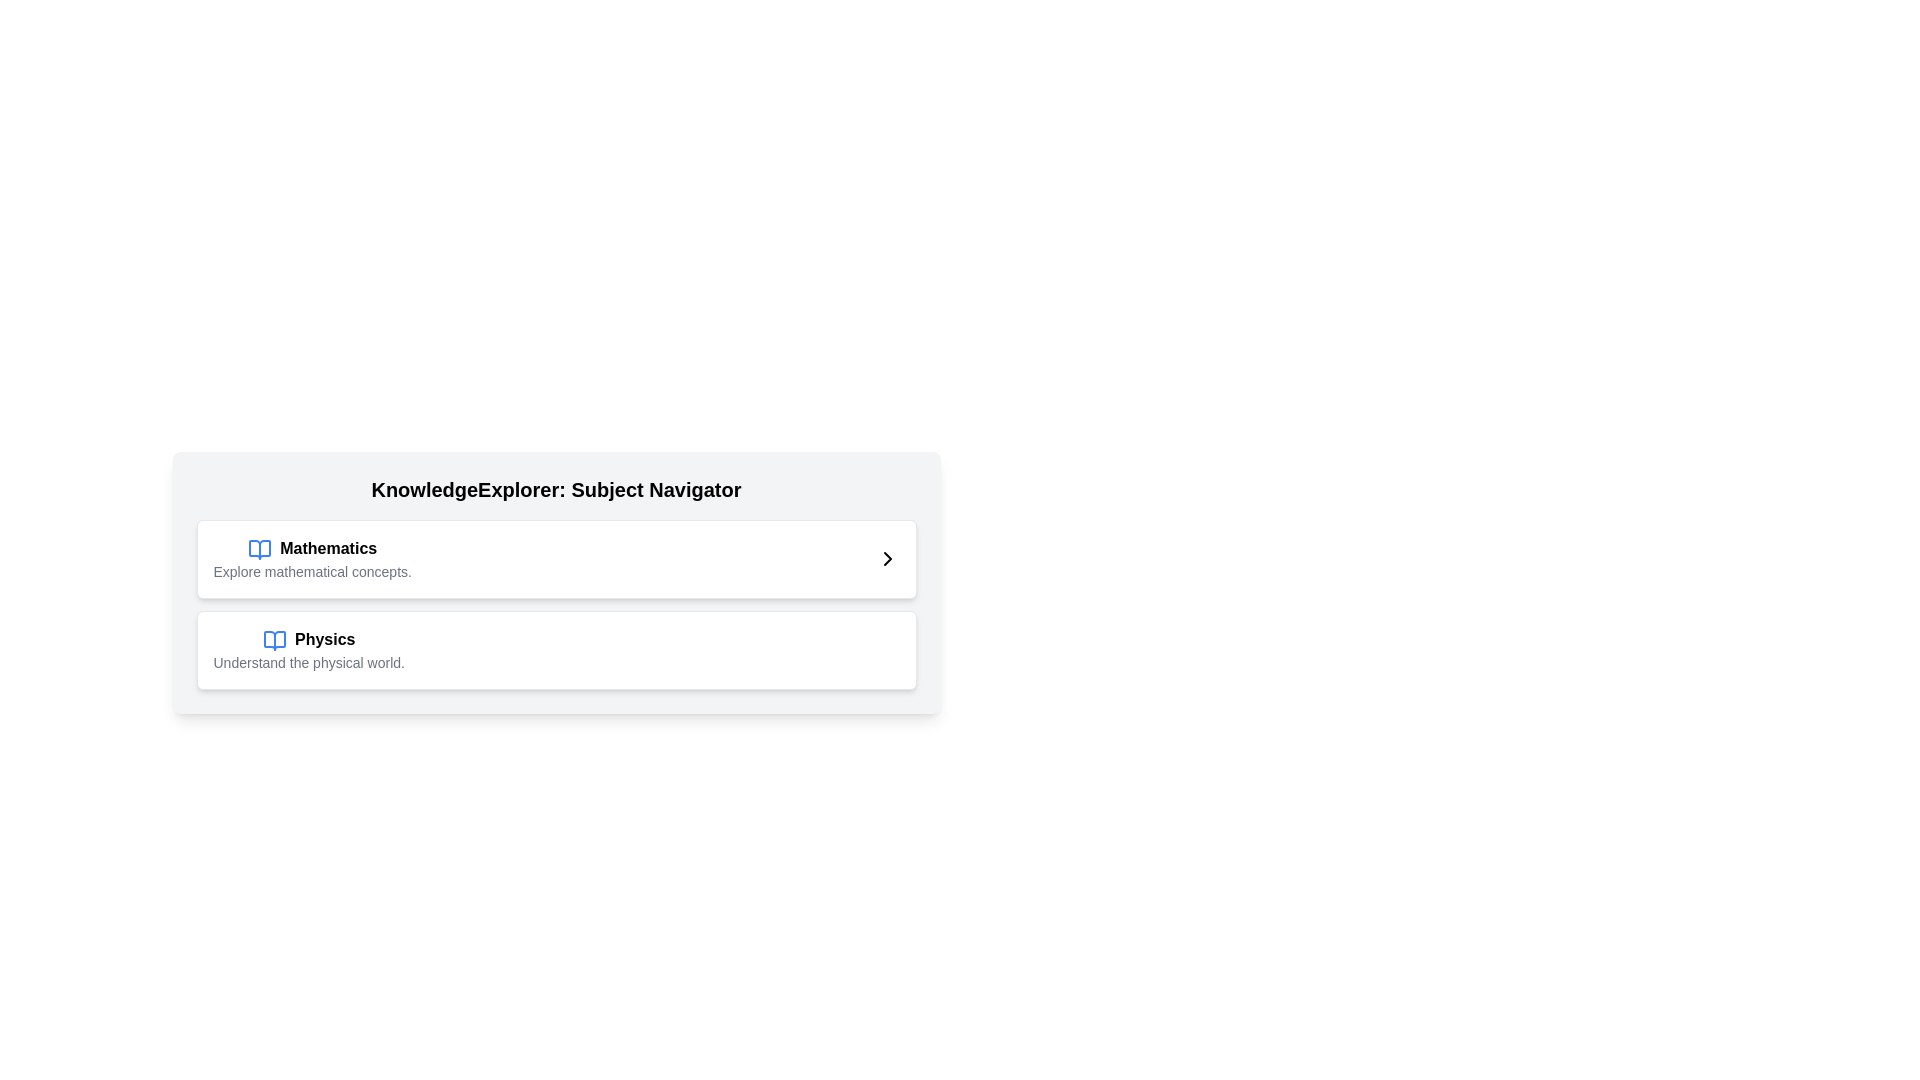  What do you see at coordinates (308, 662) in the screenshot?
I see `text content of the second line of text under the title 'Physics', which provides a brief description or context for the 'Physics' subject` at bounding box center [308, 662].